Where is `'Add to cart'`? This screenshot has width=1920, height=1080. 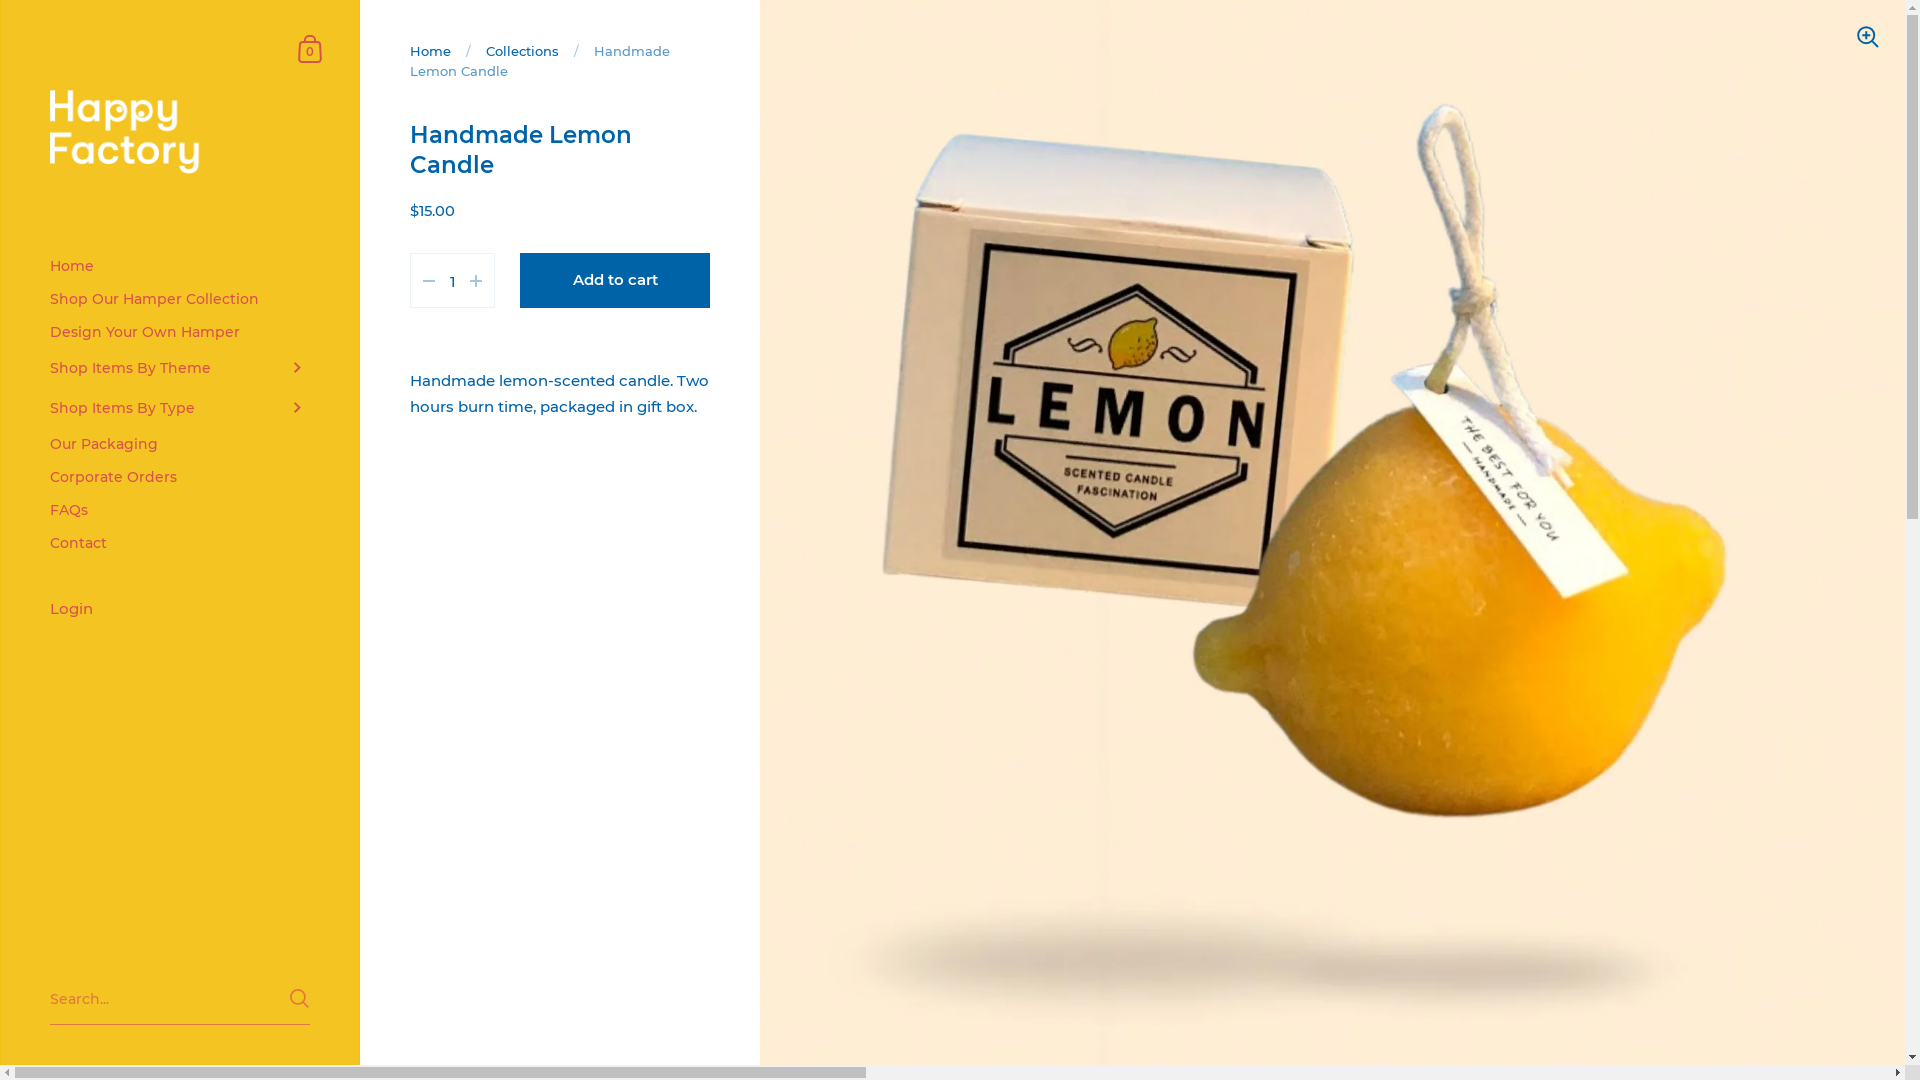
'Add to cart' is located at coordinates (613, 280).